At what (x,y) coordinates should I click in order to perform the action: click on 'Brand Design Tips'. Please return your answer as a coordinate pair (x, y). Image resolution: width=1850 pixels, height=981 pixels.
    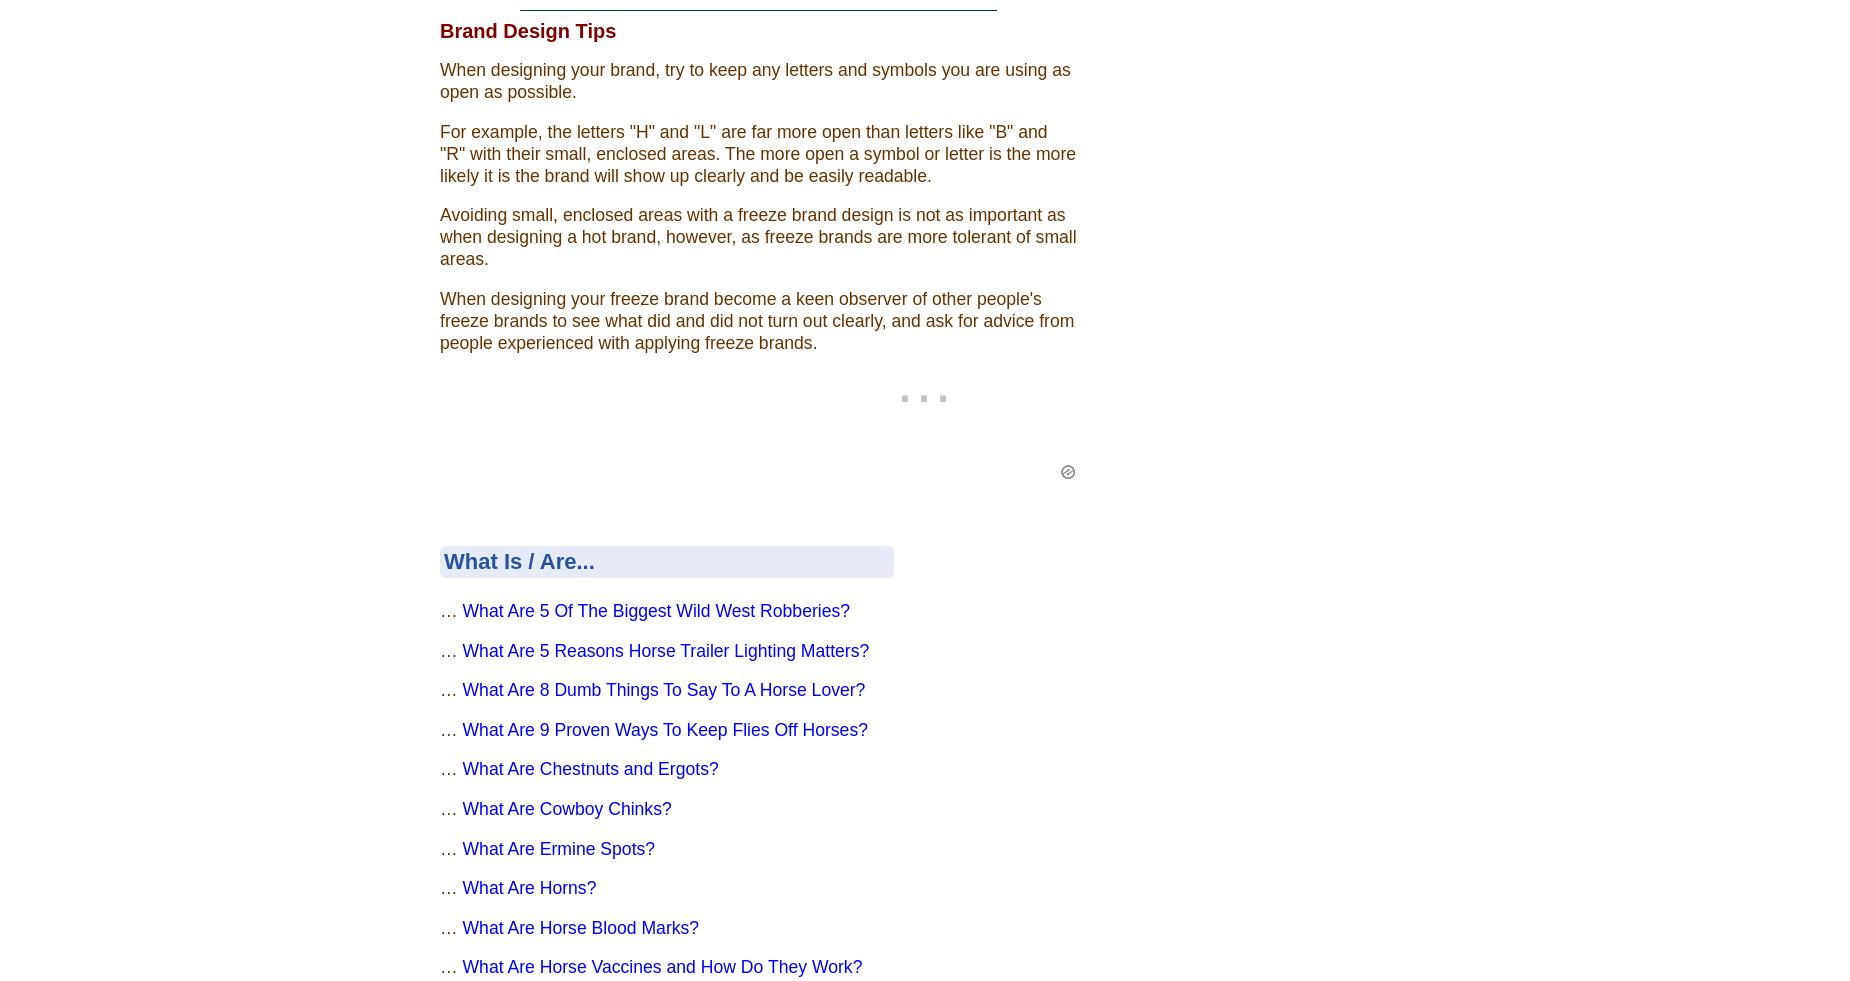
    Looking at the image, I should click on (527, 29).